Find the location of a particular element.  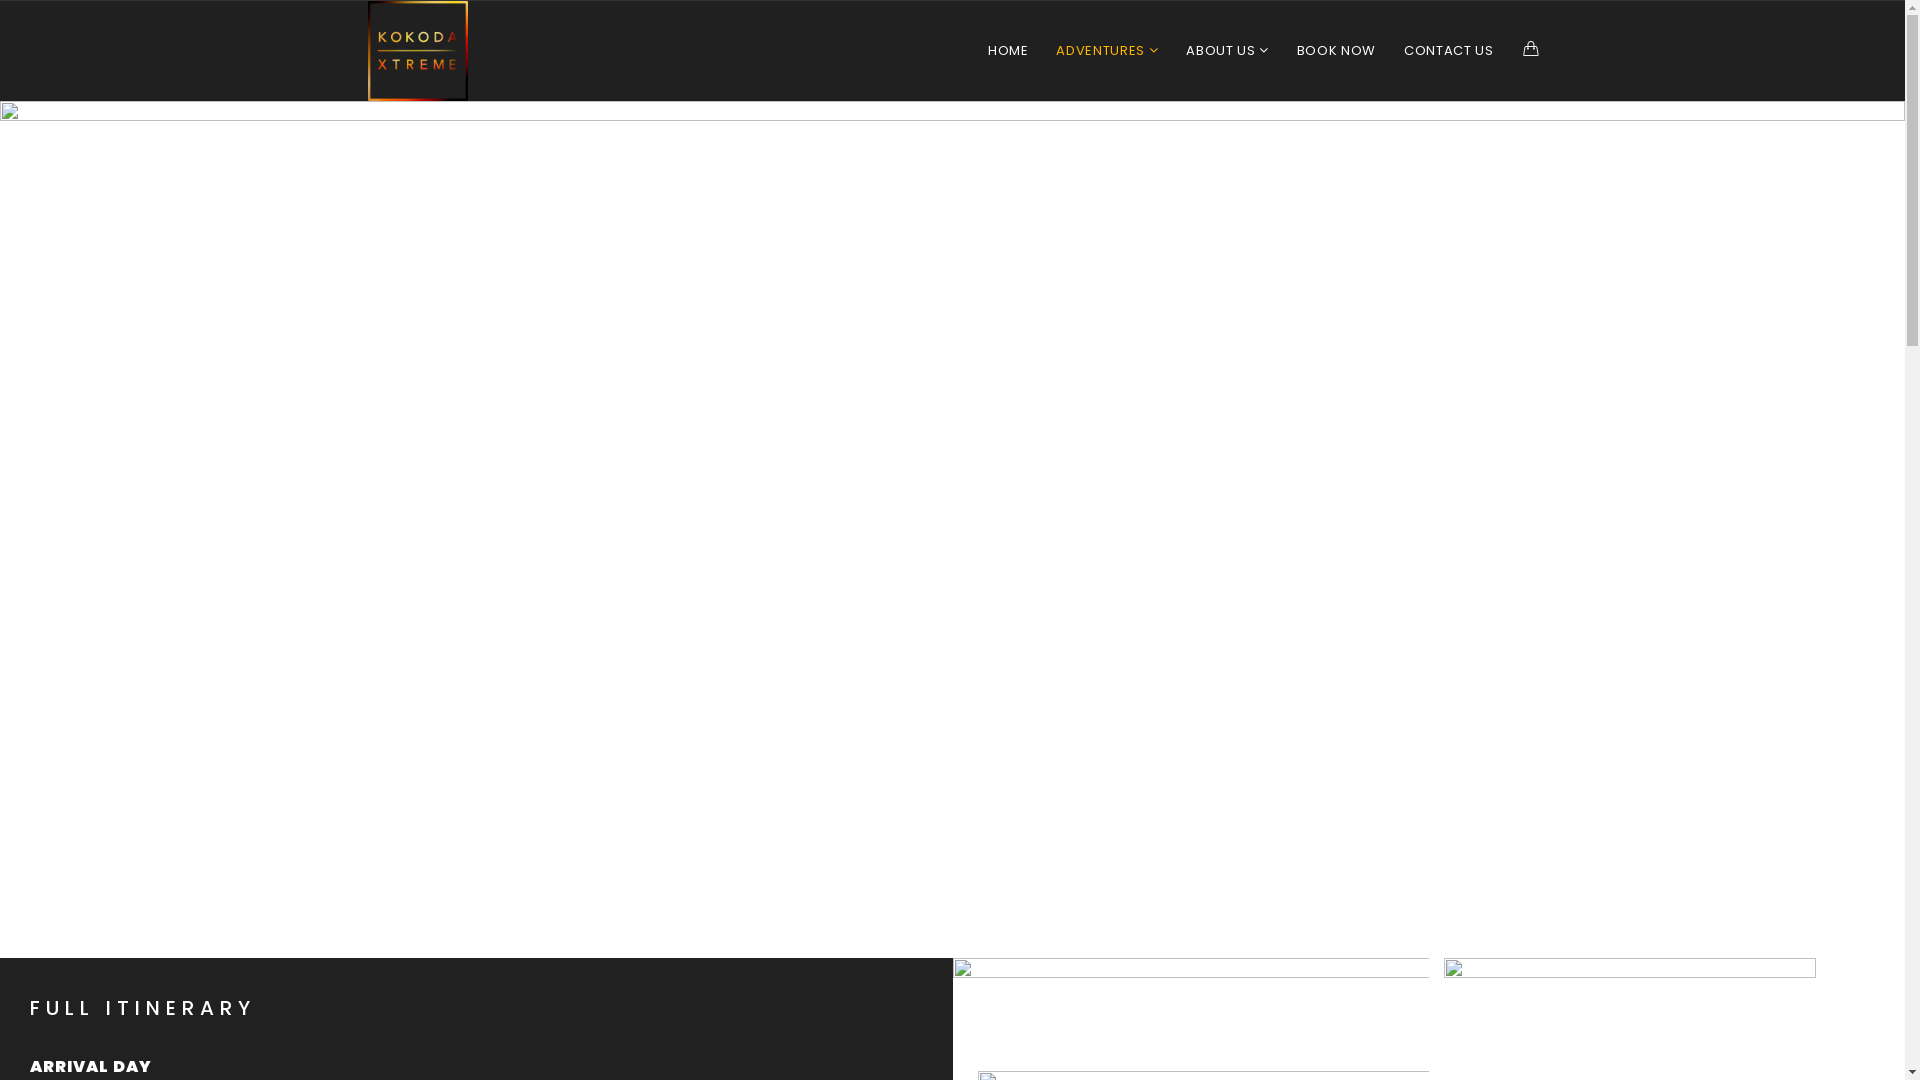

'ADVENTURES' is located at coordinates (1106, 49).